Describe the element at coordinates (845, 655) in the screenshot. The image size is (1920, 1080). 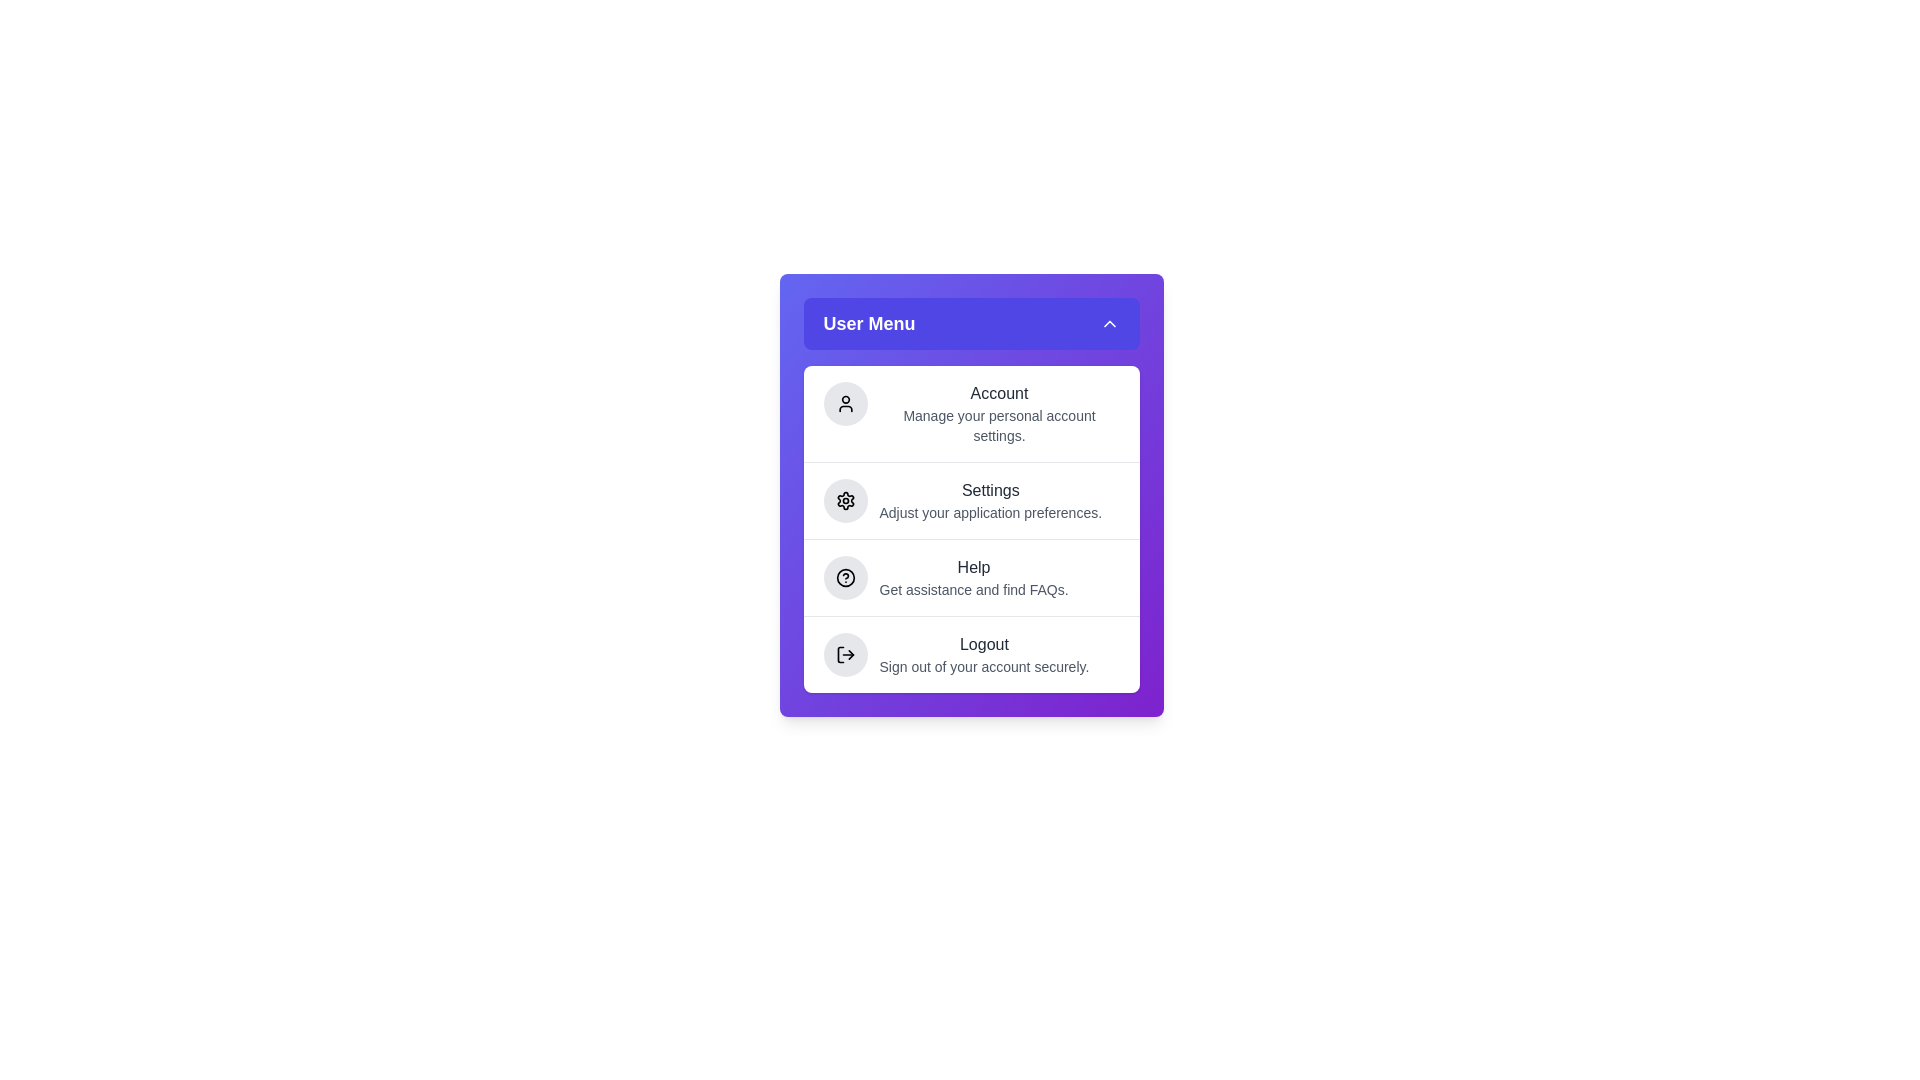
I see `the icon associated with Logout` at that location.